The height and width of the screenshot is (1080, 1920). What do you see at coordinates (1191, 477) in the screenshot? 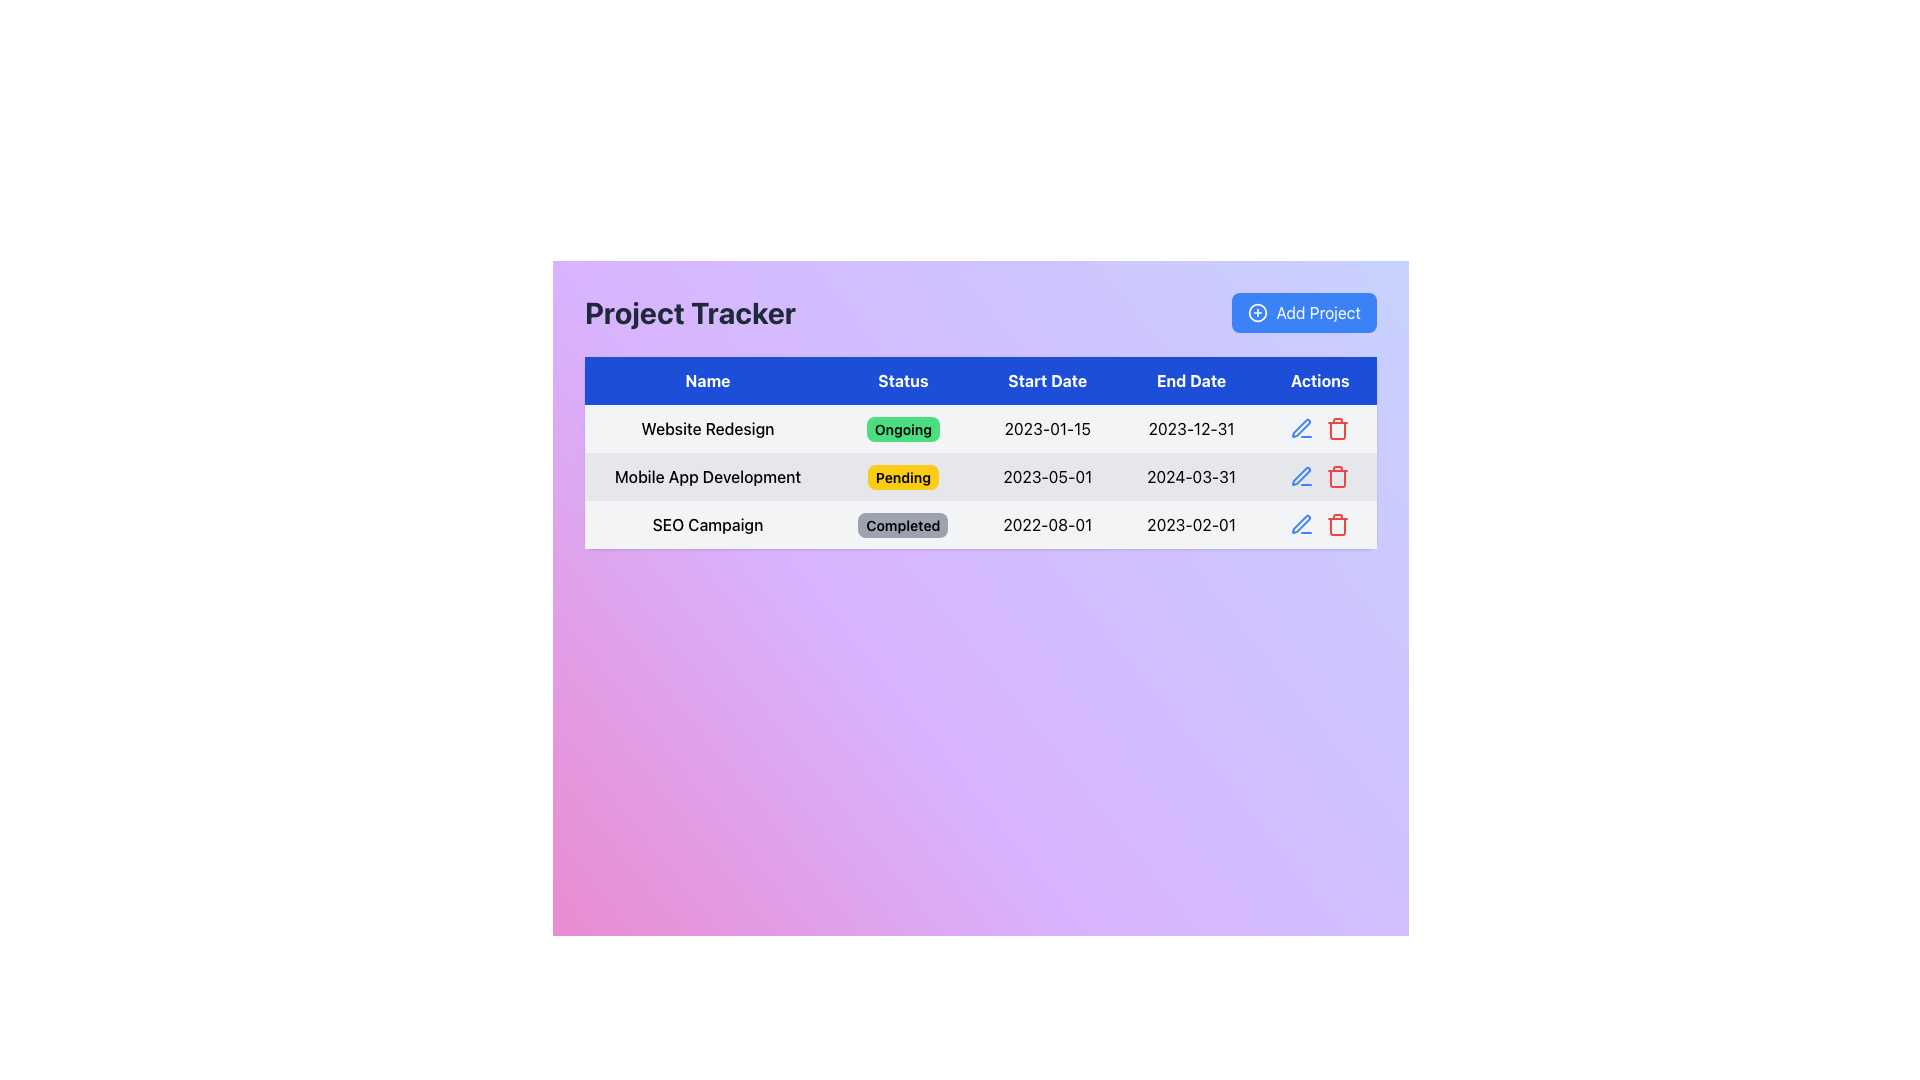
I see `the end date text '2024-03-31' displayed in black in the fifth column of the second row of the table` at bounding box center [1191, 477].